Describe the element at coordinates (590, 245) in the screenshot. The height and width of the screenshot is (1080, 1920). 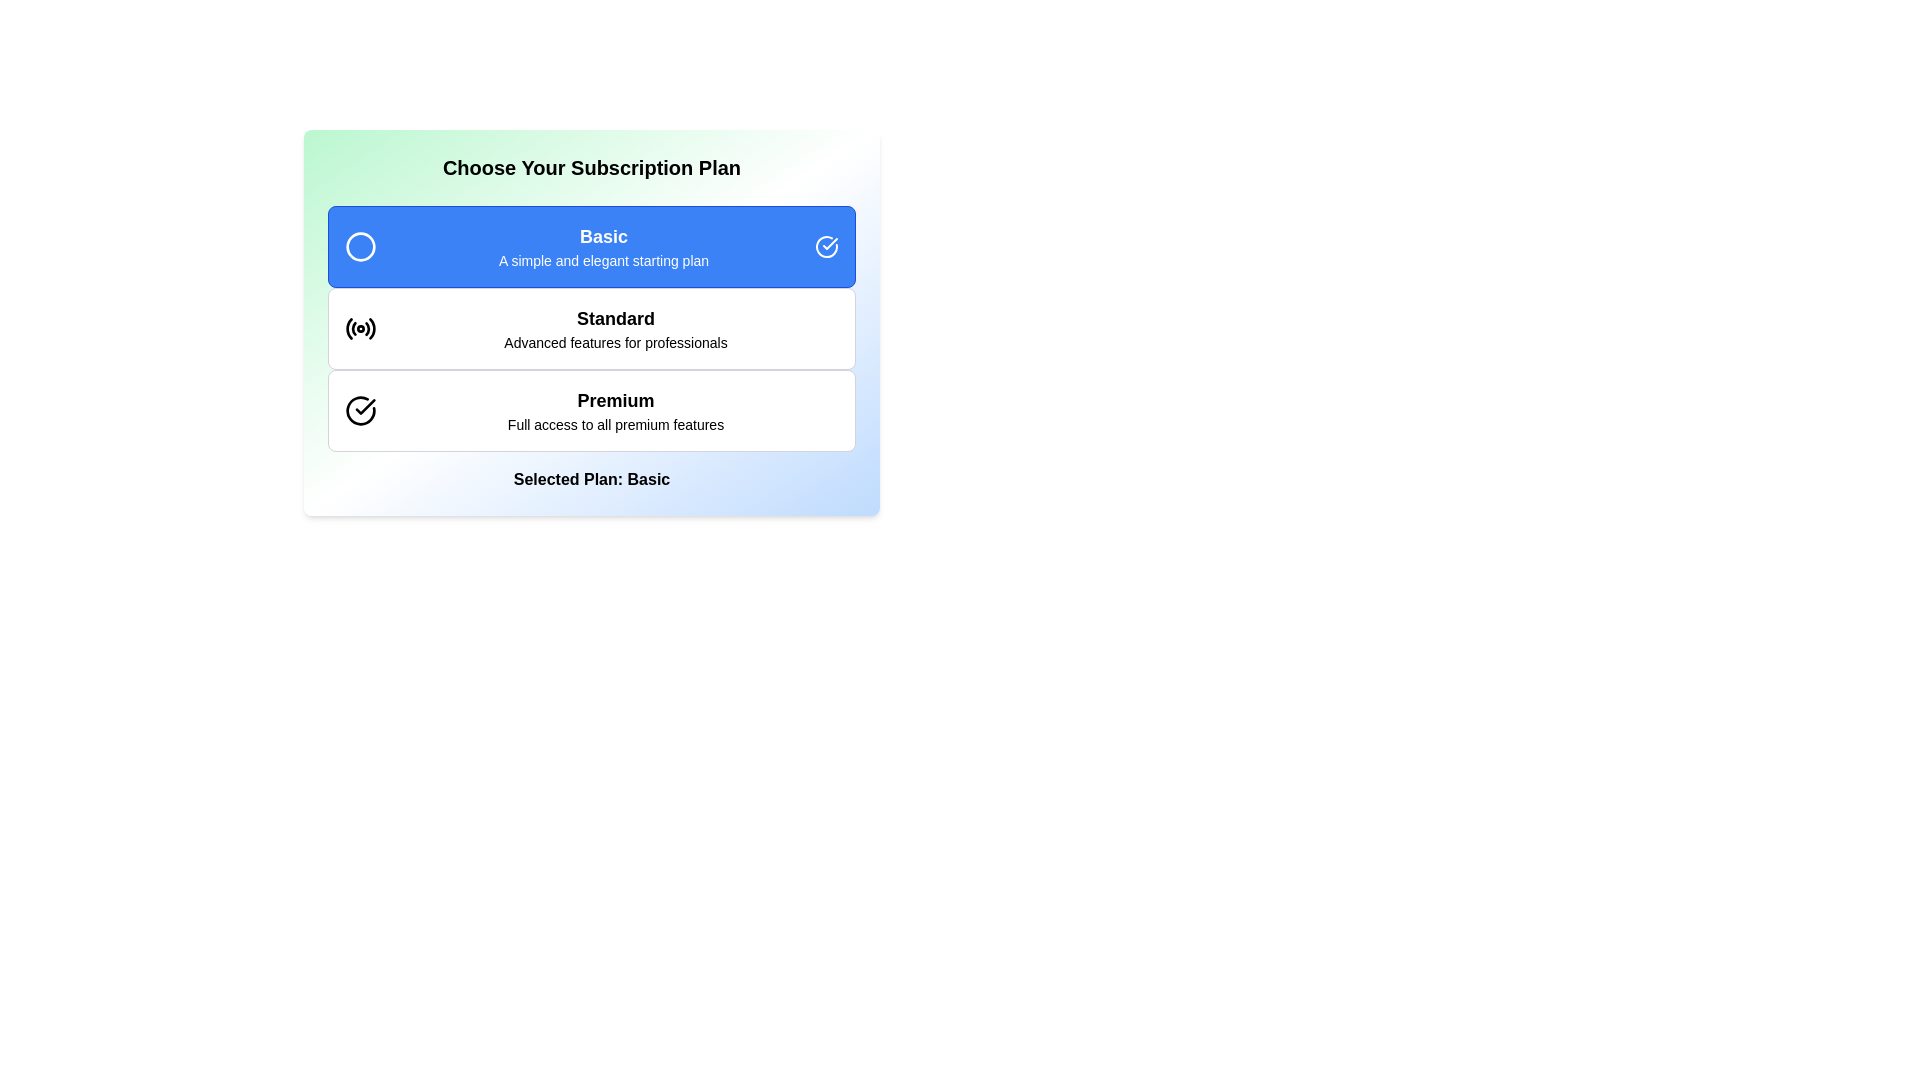
I see `the 'Basic' subscription plan selectable list item located at the top of the subscription selection panel` at that location.